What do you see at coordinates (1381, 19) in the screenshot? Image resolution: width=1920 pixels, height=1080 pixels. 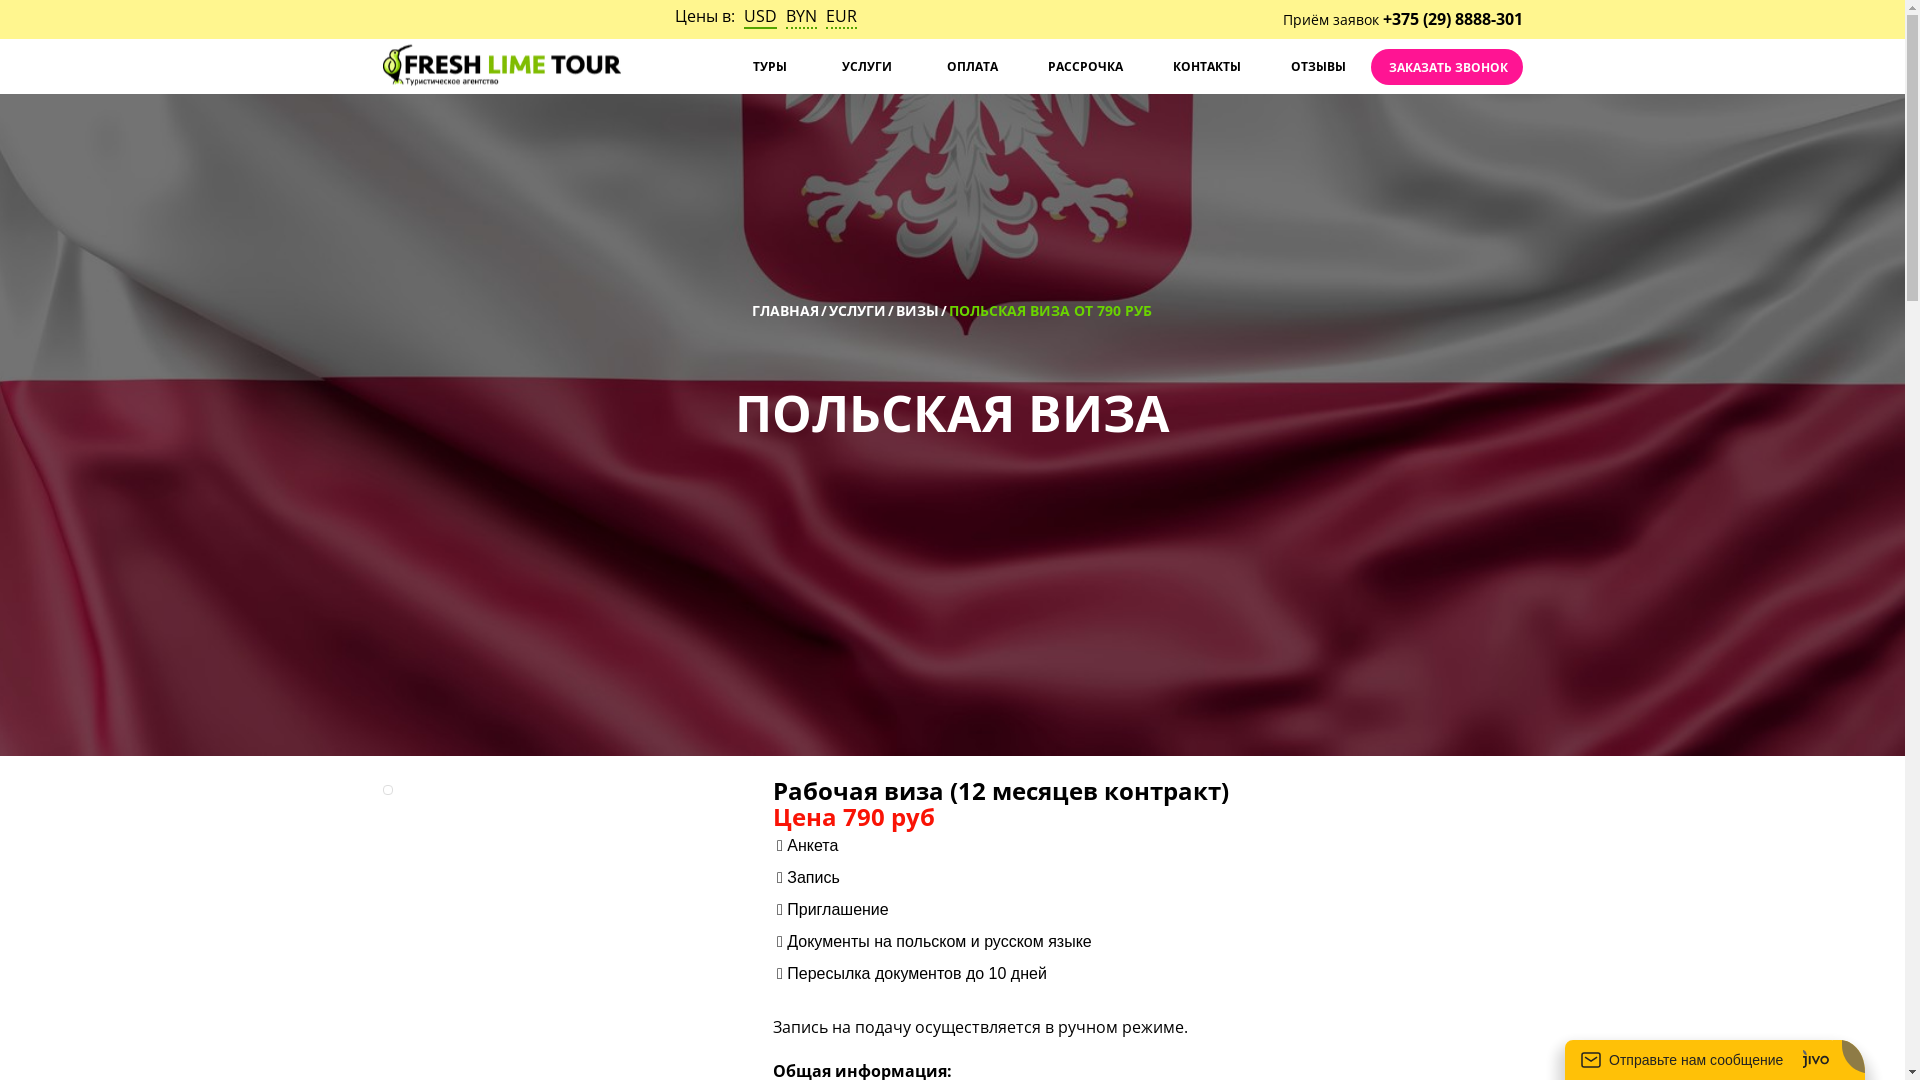 I see `'+375 (29) 8888-301'` at bounding box center [1381, 19].